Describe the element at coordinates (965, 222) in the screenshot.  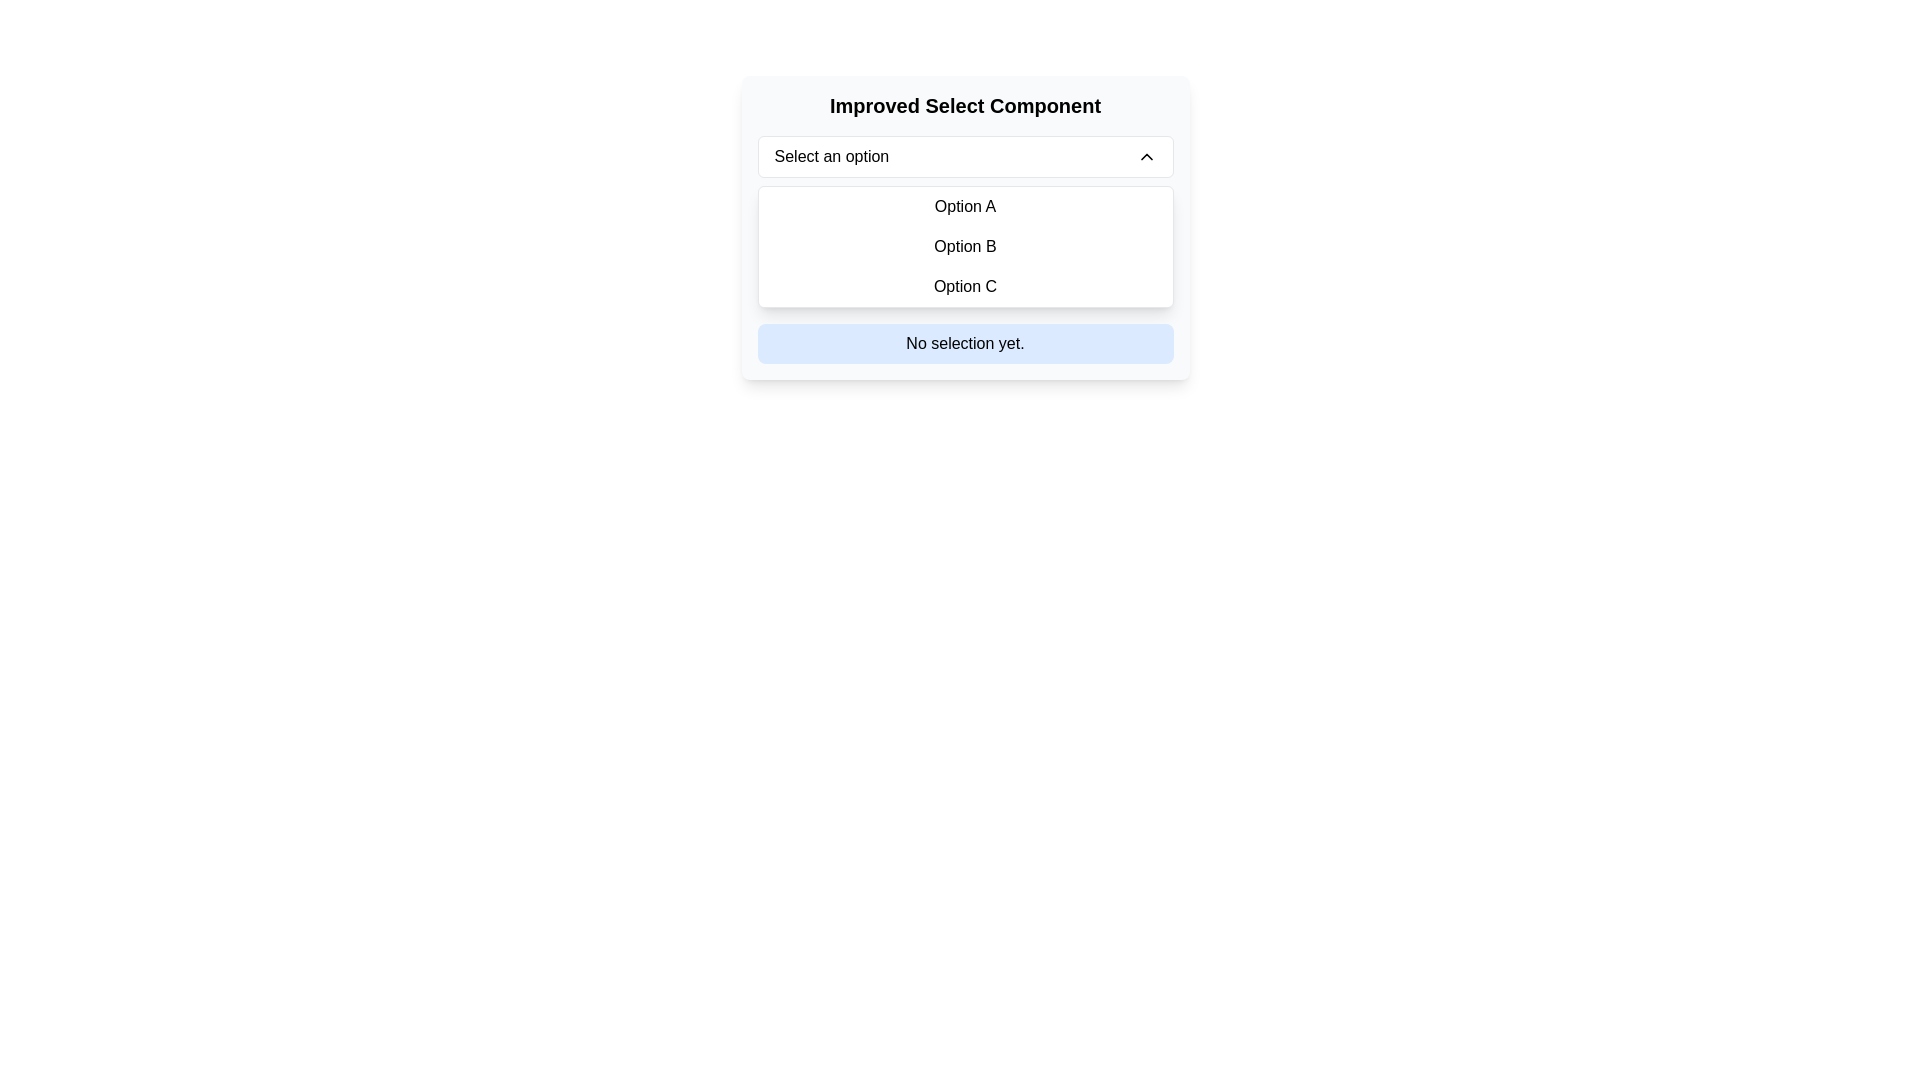
I see `the dropdown menu option within the 'Improved Select Component'` at that location.